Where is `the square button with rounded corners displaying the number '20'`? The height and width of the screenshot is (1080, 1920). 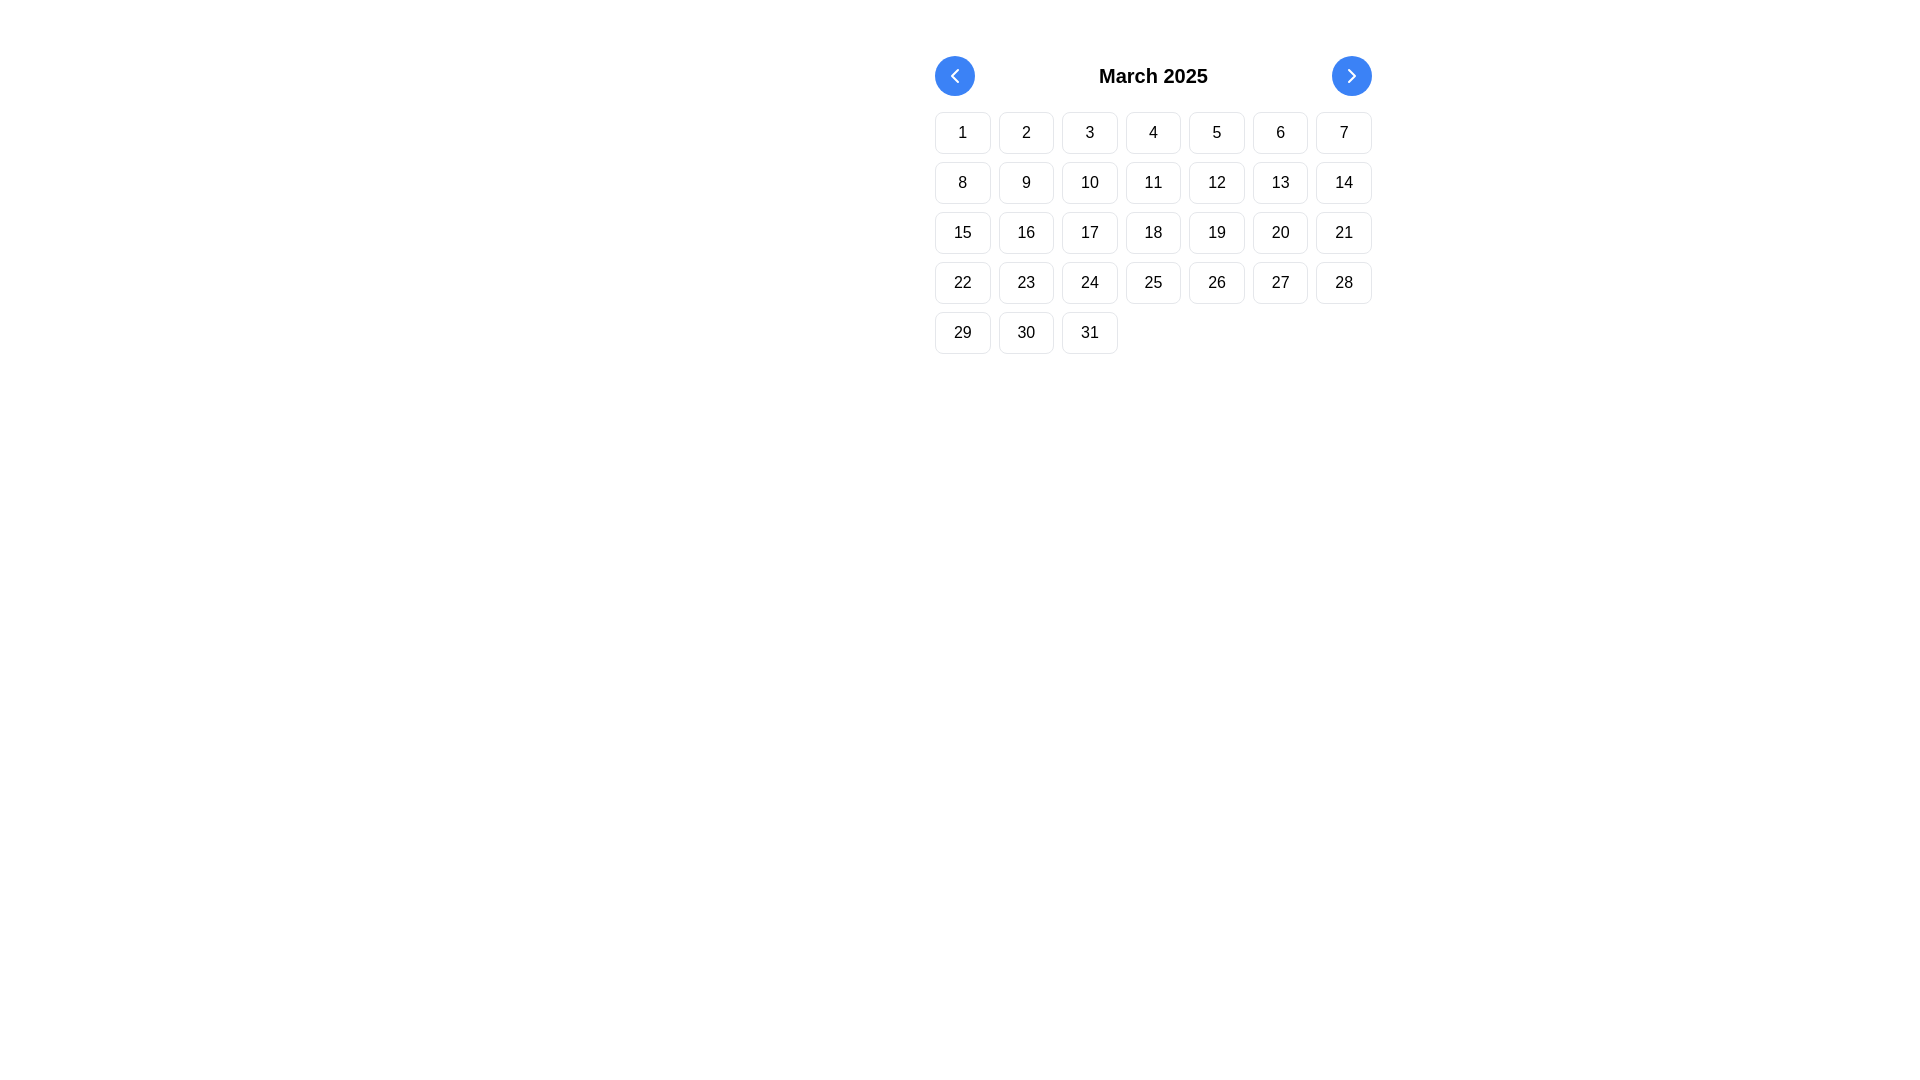 the square button with rounded corners displaying the number '20' is located at coordinates (1280, 231).